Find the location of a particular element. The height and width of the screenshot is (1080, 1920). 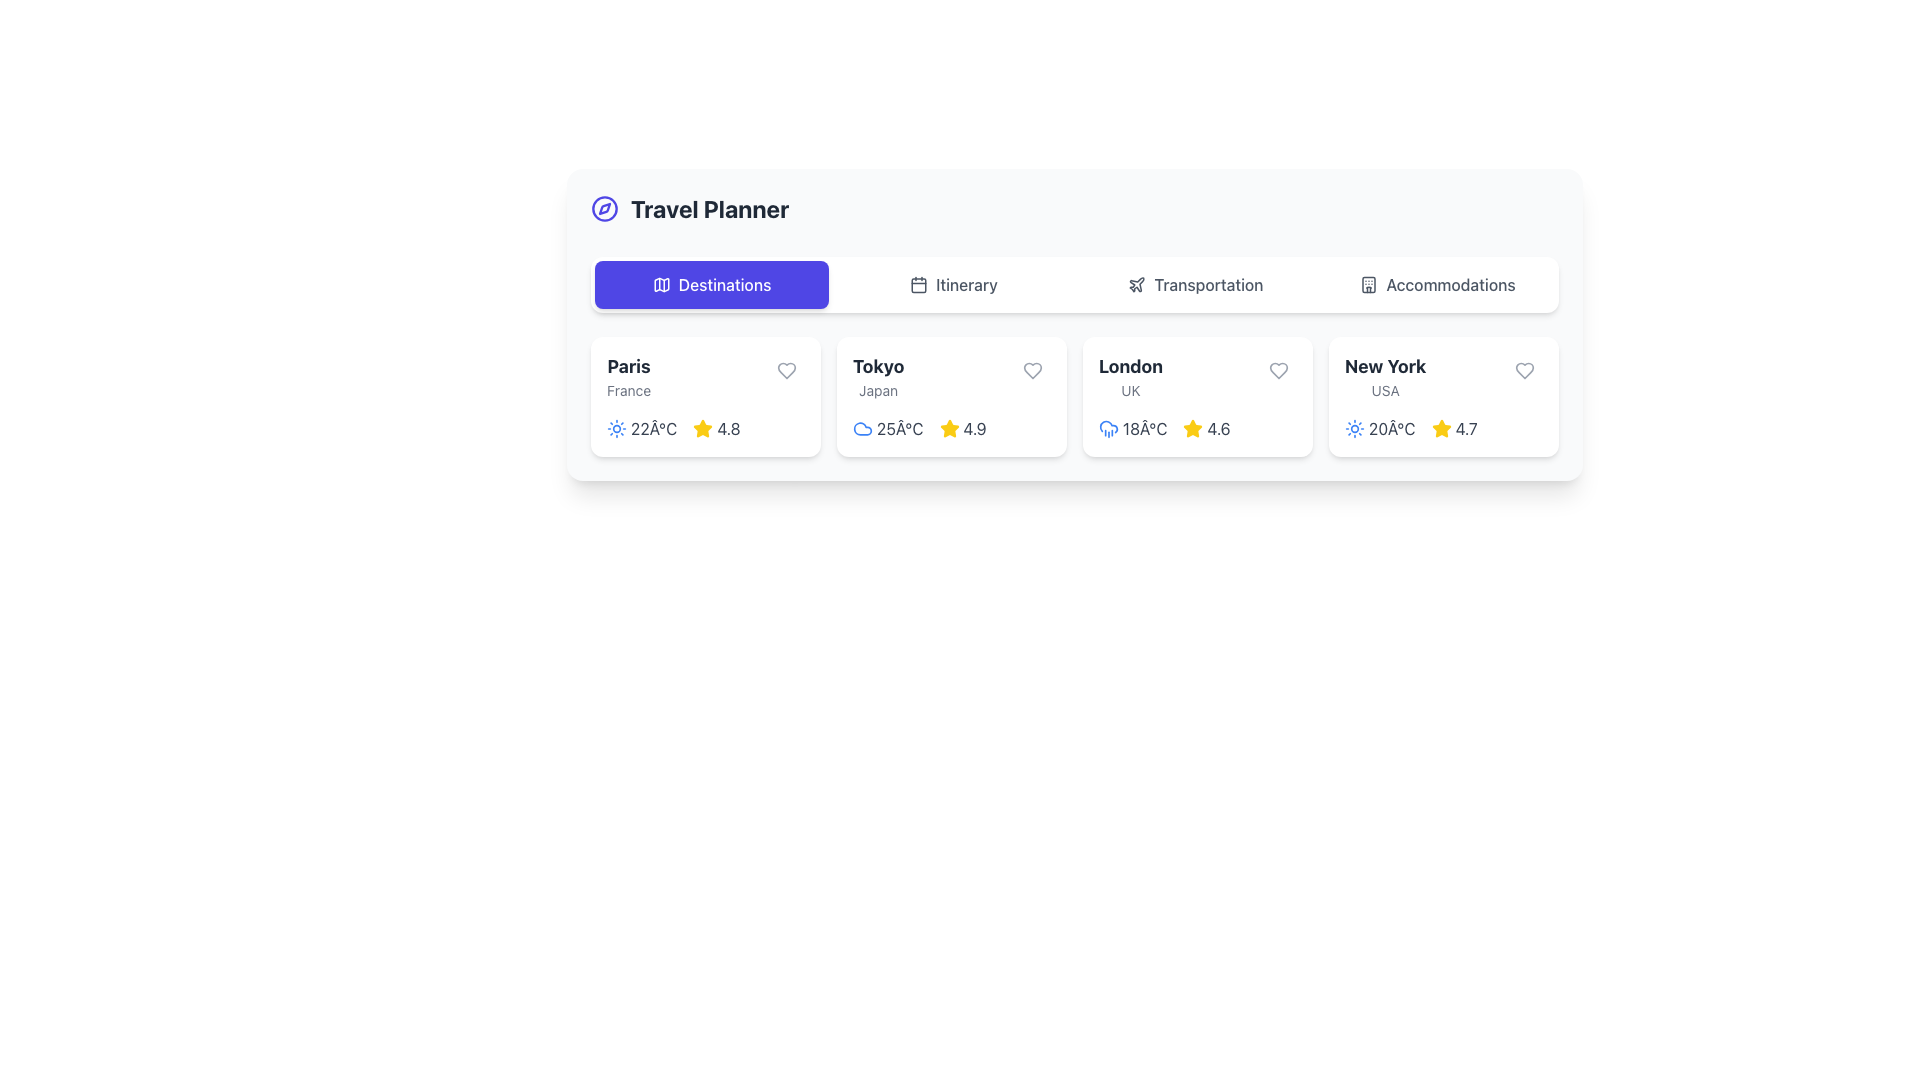

the yellow star icon with the numerical score '4.8' in the rating indicator located under the 'Paris' card, positioned to the right of the temperature display '22°C' is located at coordinates (716, 427).